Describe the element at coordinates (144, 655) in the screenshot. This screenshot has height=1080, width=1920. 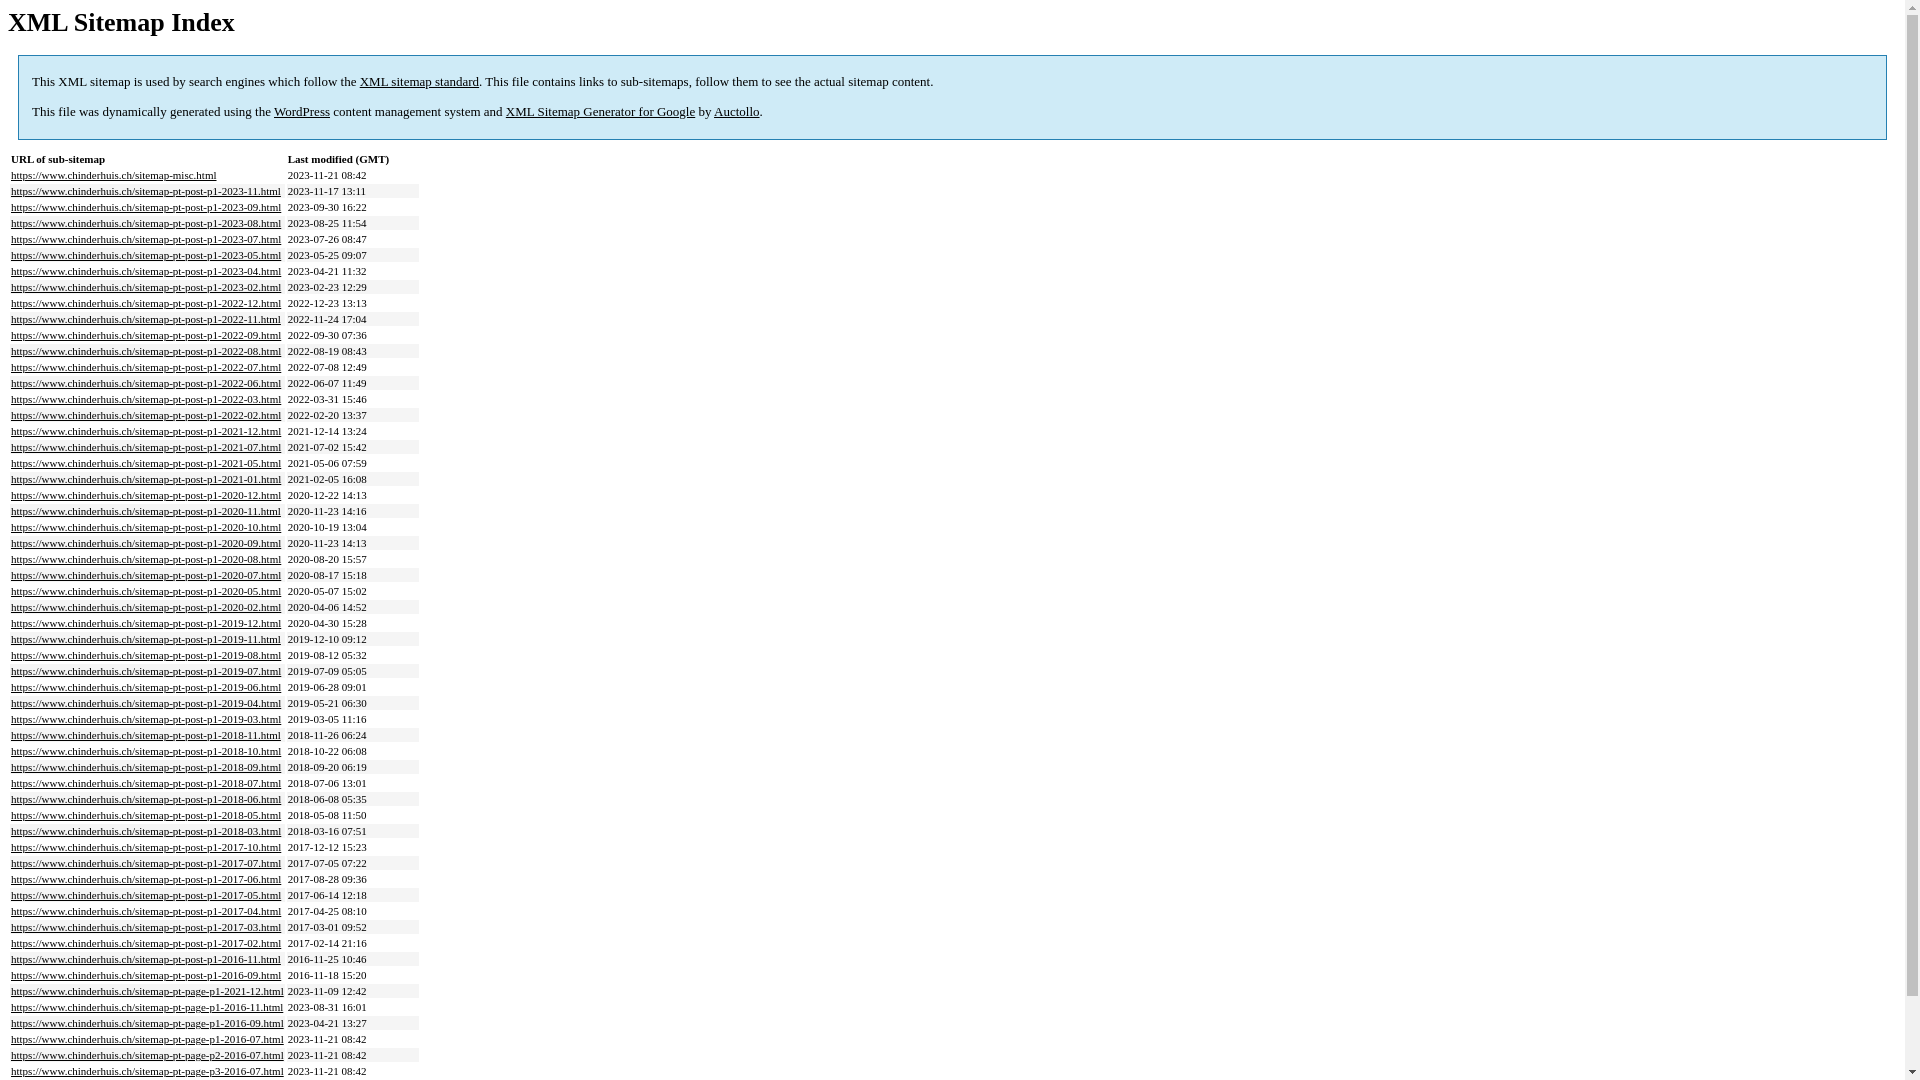
I see `'https://www.chinderhuis.ch/sitemap-pt-post-p1-2019-08.html'` at that location.